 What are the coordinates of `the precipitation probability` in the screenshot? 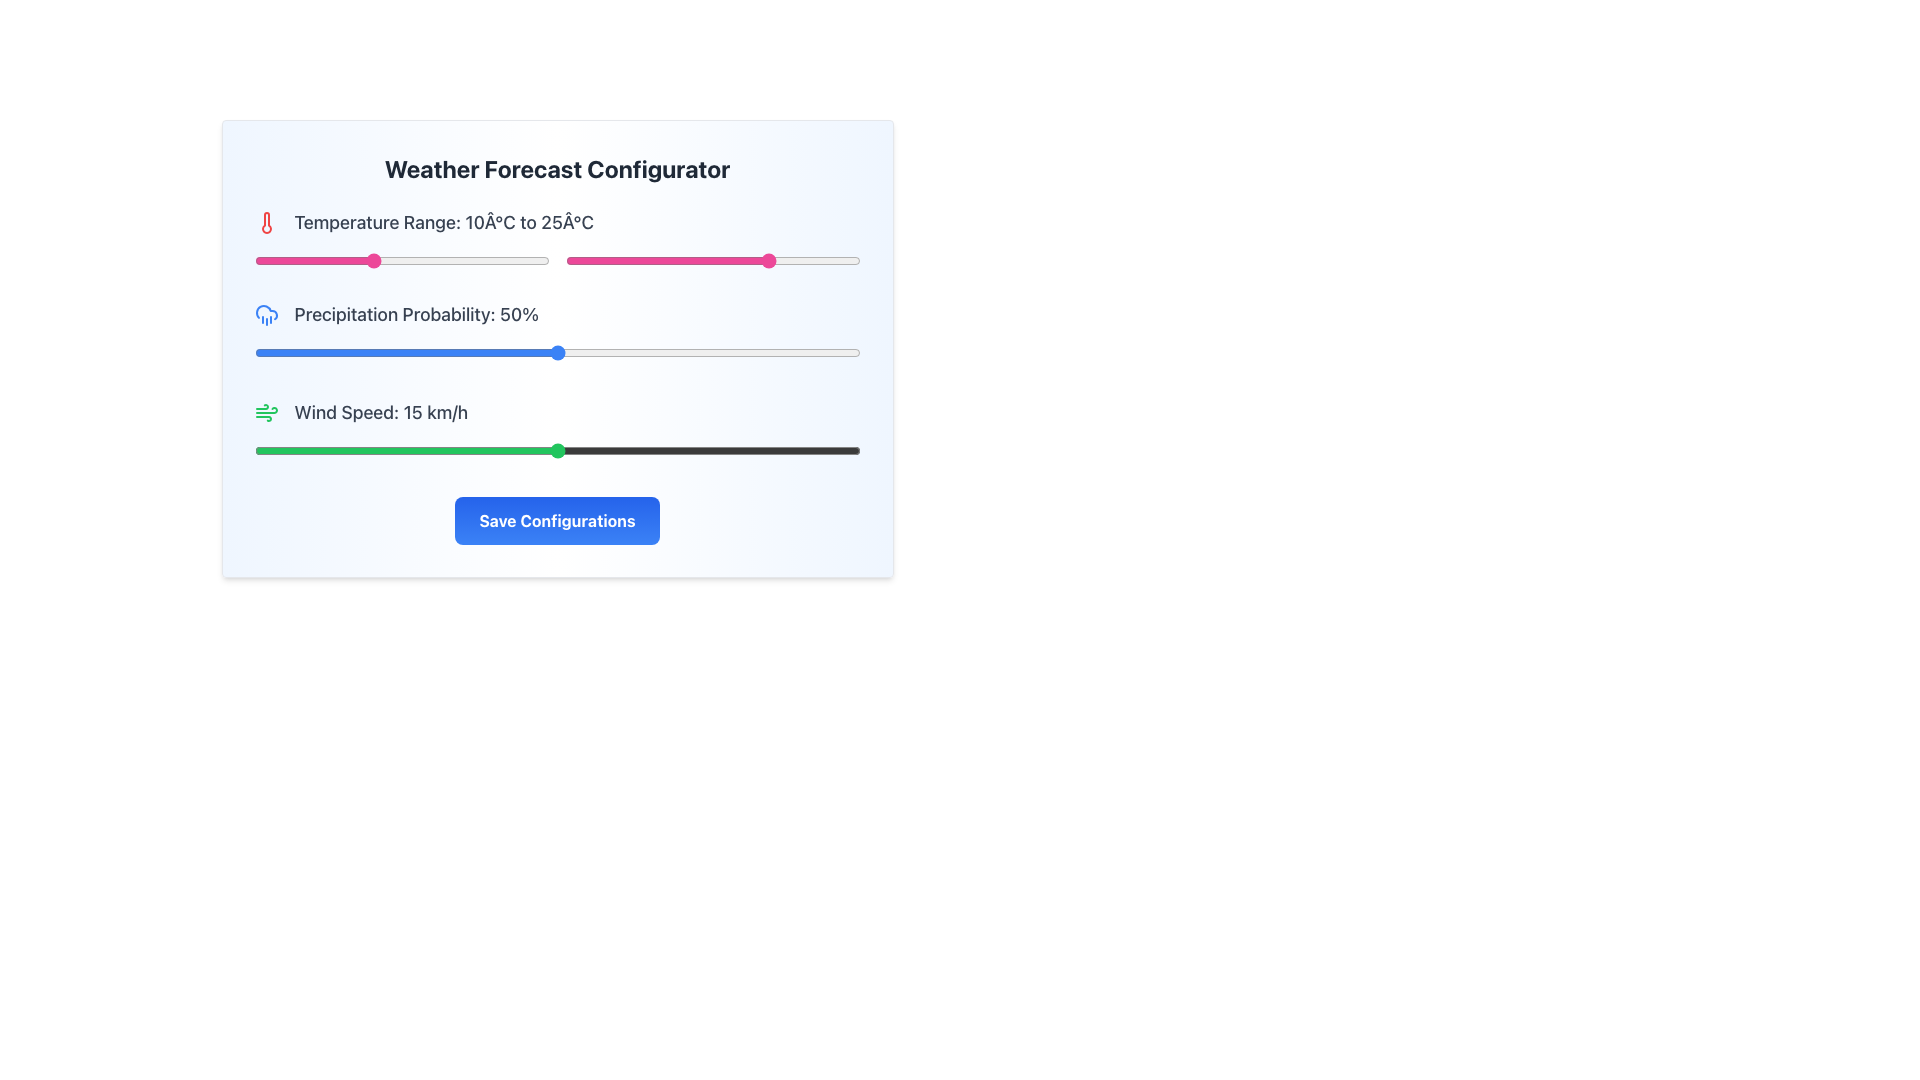 It's located at (369, 352).